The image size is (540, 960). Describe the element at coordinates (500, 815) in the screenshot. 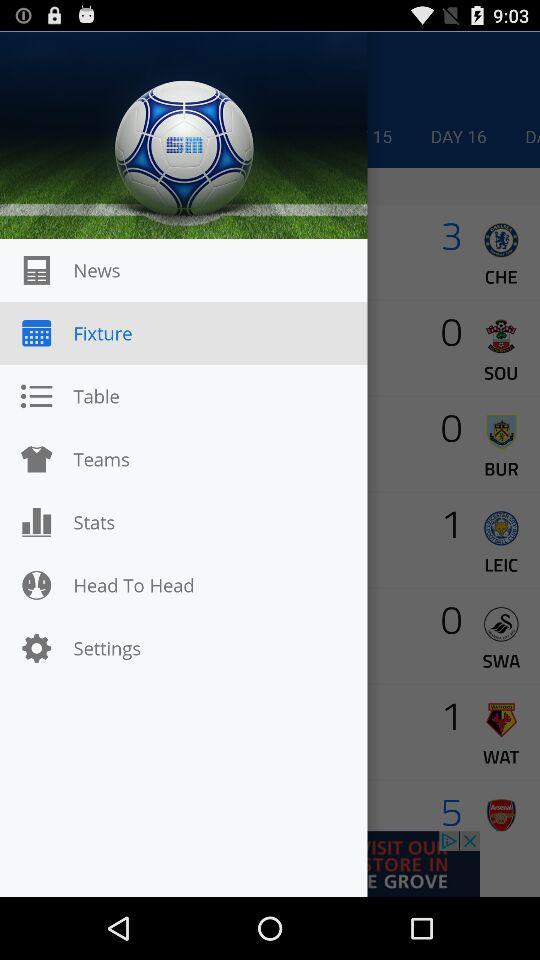

I see `the flag at the right bottom of the page` at that location.